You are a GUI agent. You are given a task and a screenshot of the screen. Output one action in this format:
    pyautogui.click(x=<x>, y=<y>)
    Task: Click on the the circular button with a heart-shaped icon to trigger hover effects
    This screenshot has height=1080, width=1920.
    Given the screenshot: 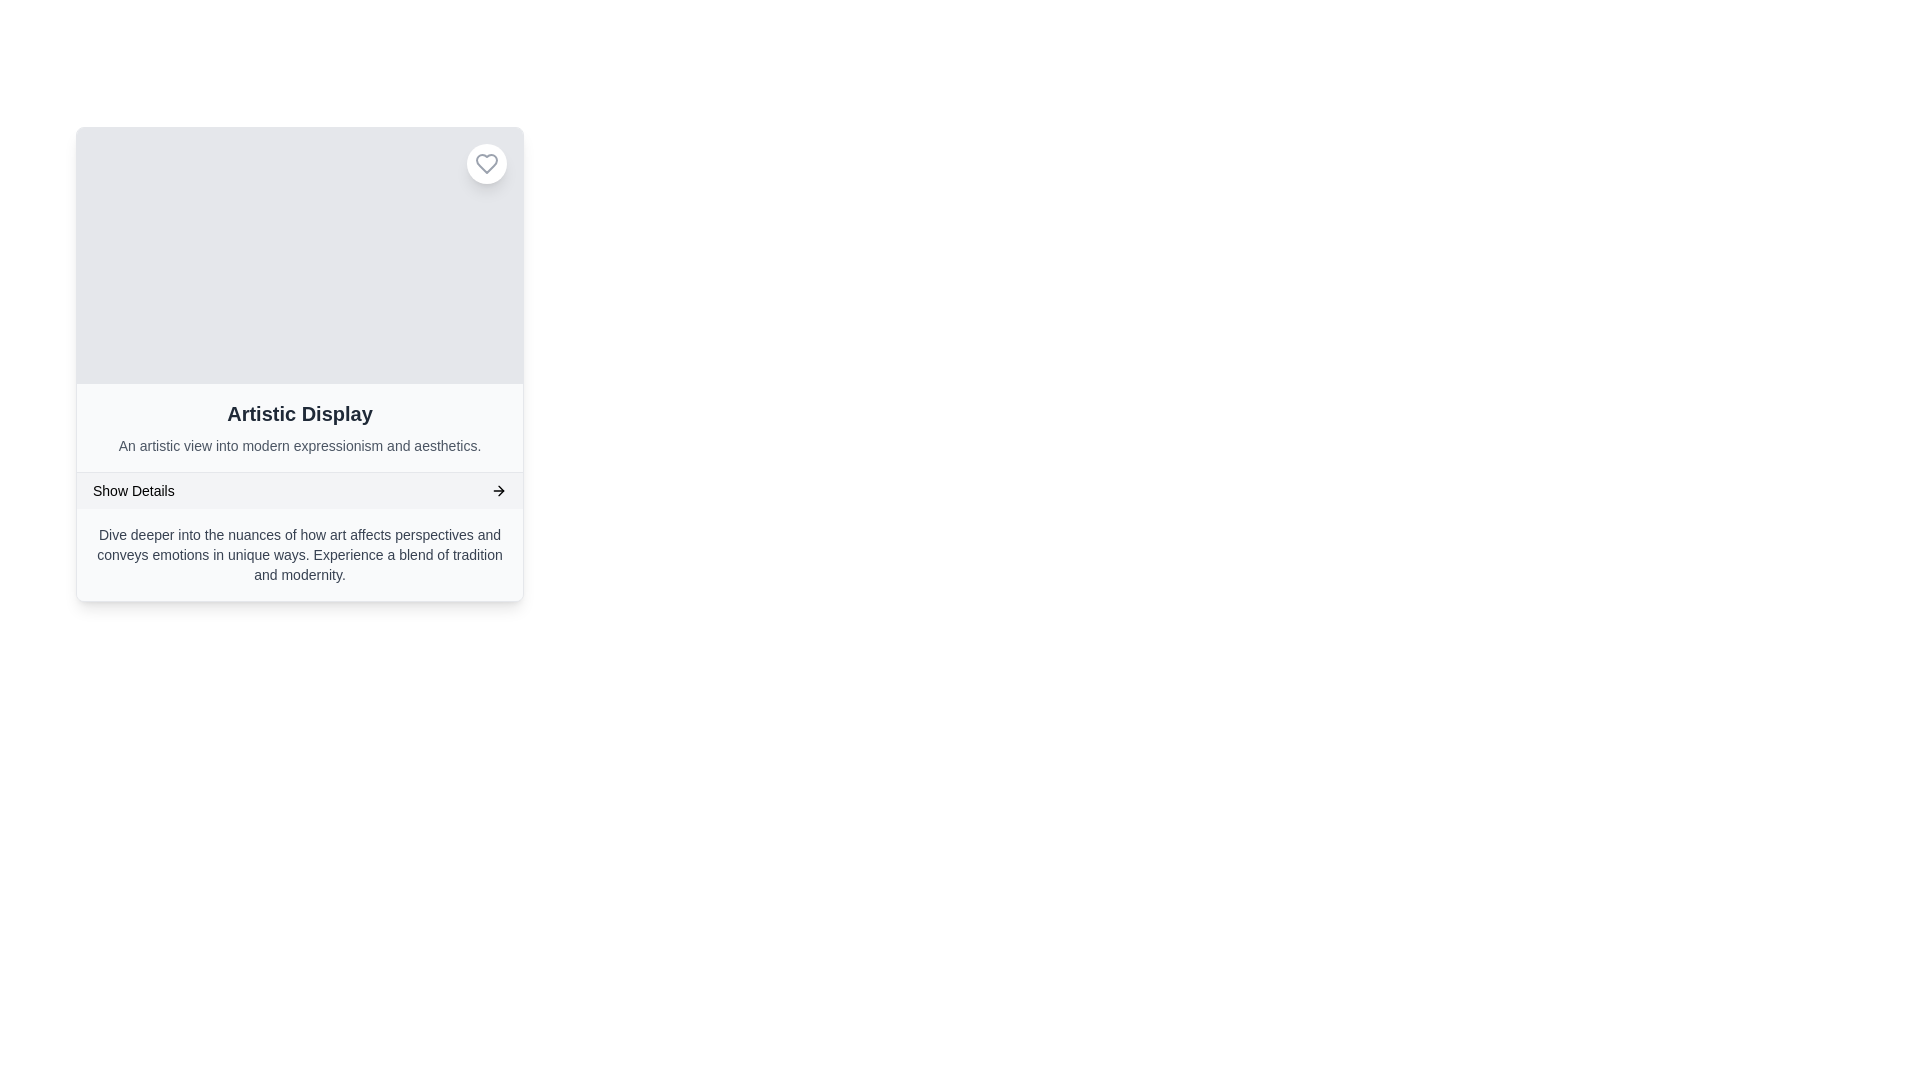 What is the action you would take?
    pyautogui.click(x=486, y=163)
    